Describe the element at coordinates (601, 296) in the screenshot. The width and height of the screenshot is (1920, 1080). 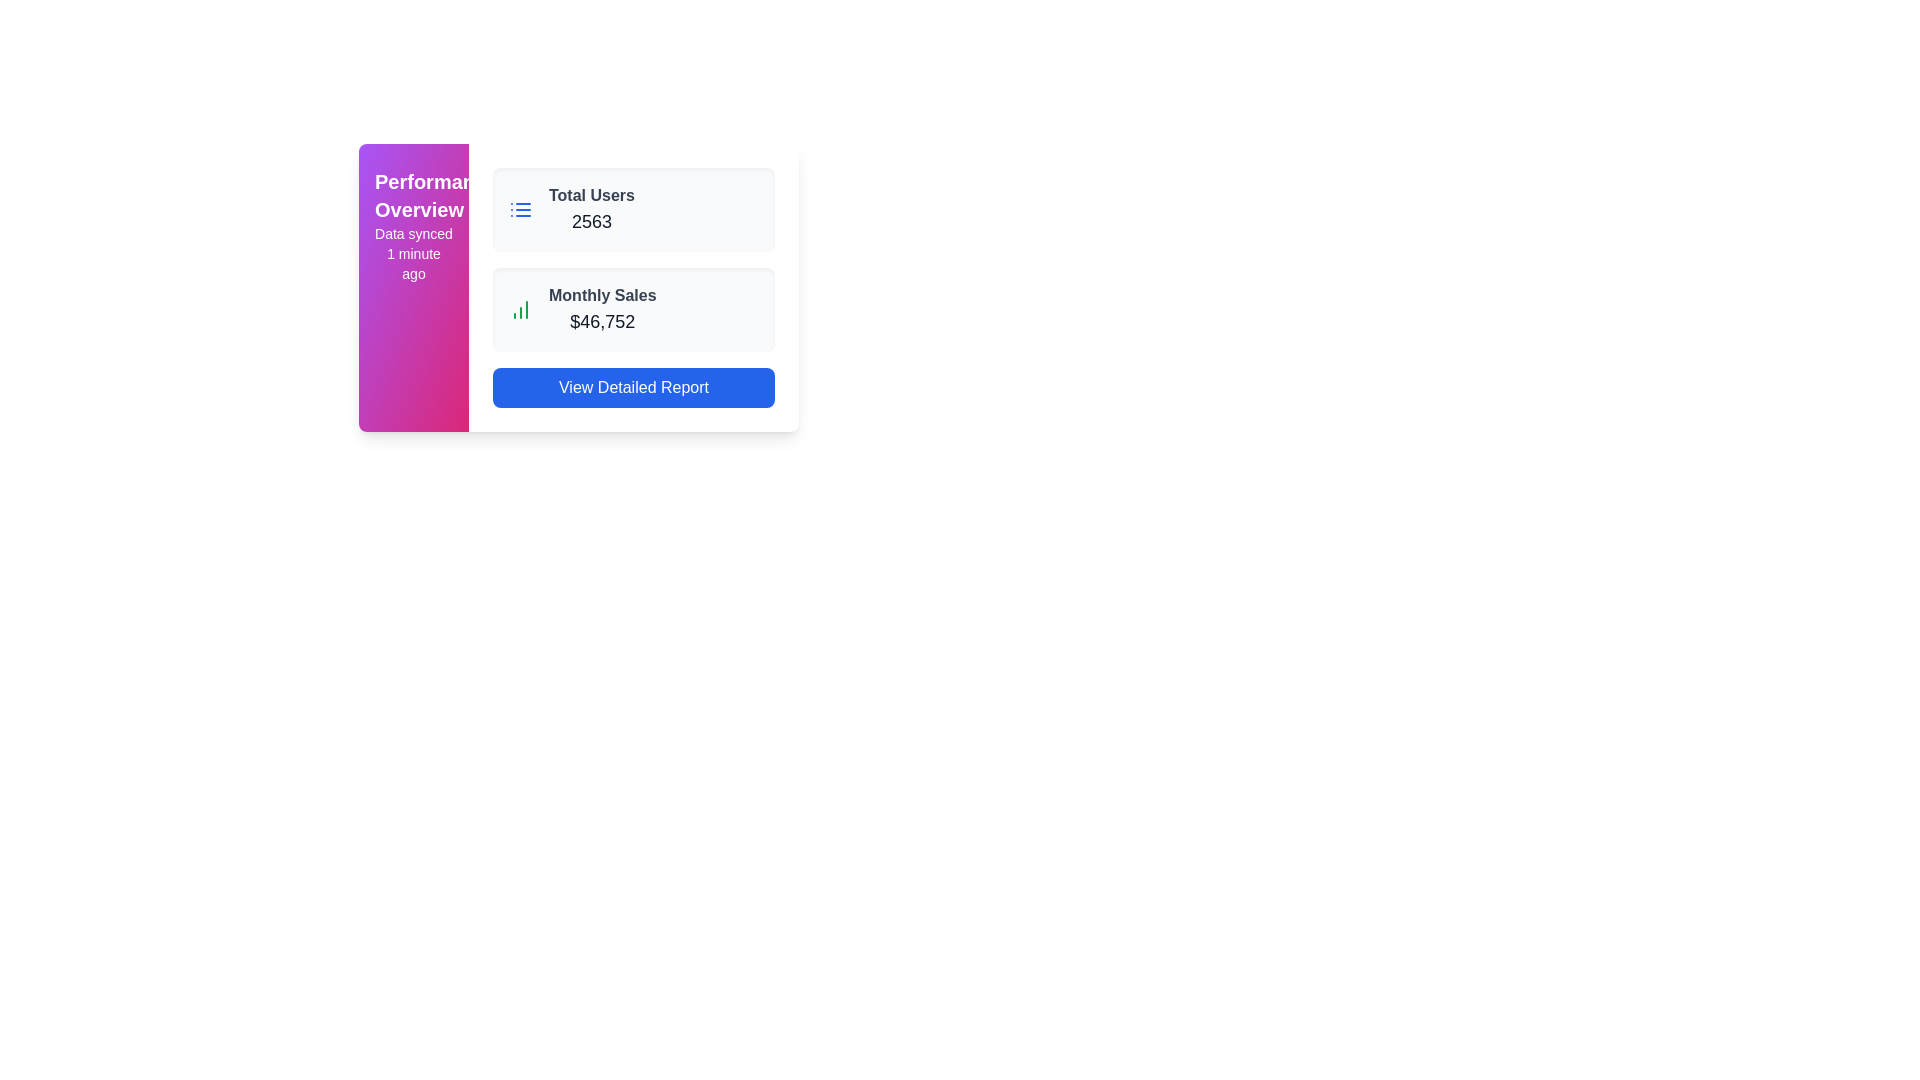
I see `the Text Label indicating the monthly sales data, which is positioned above the value '$46,752' in the sales data section of the dashboard` at that location.